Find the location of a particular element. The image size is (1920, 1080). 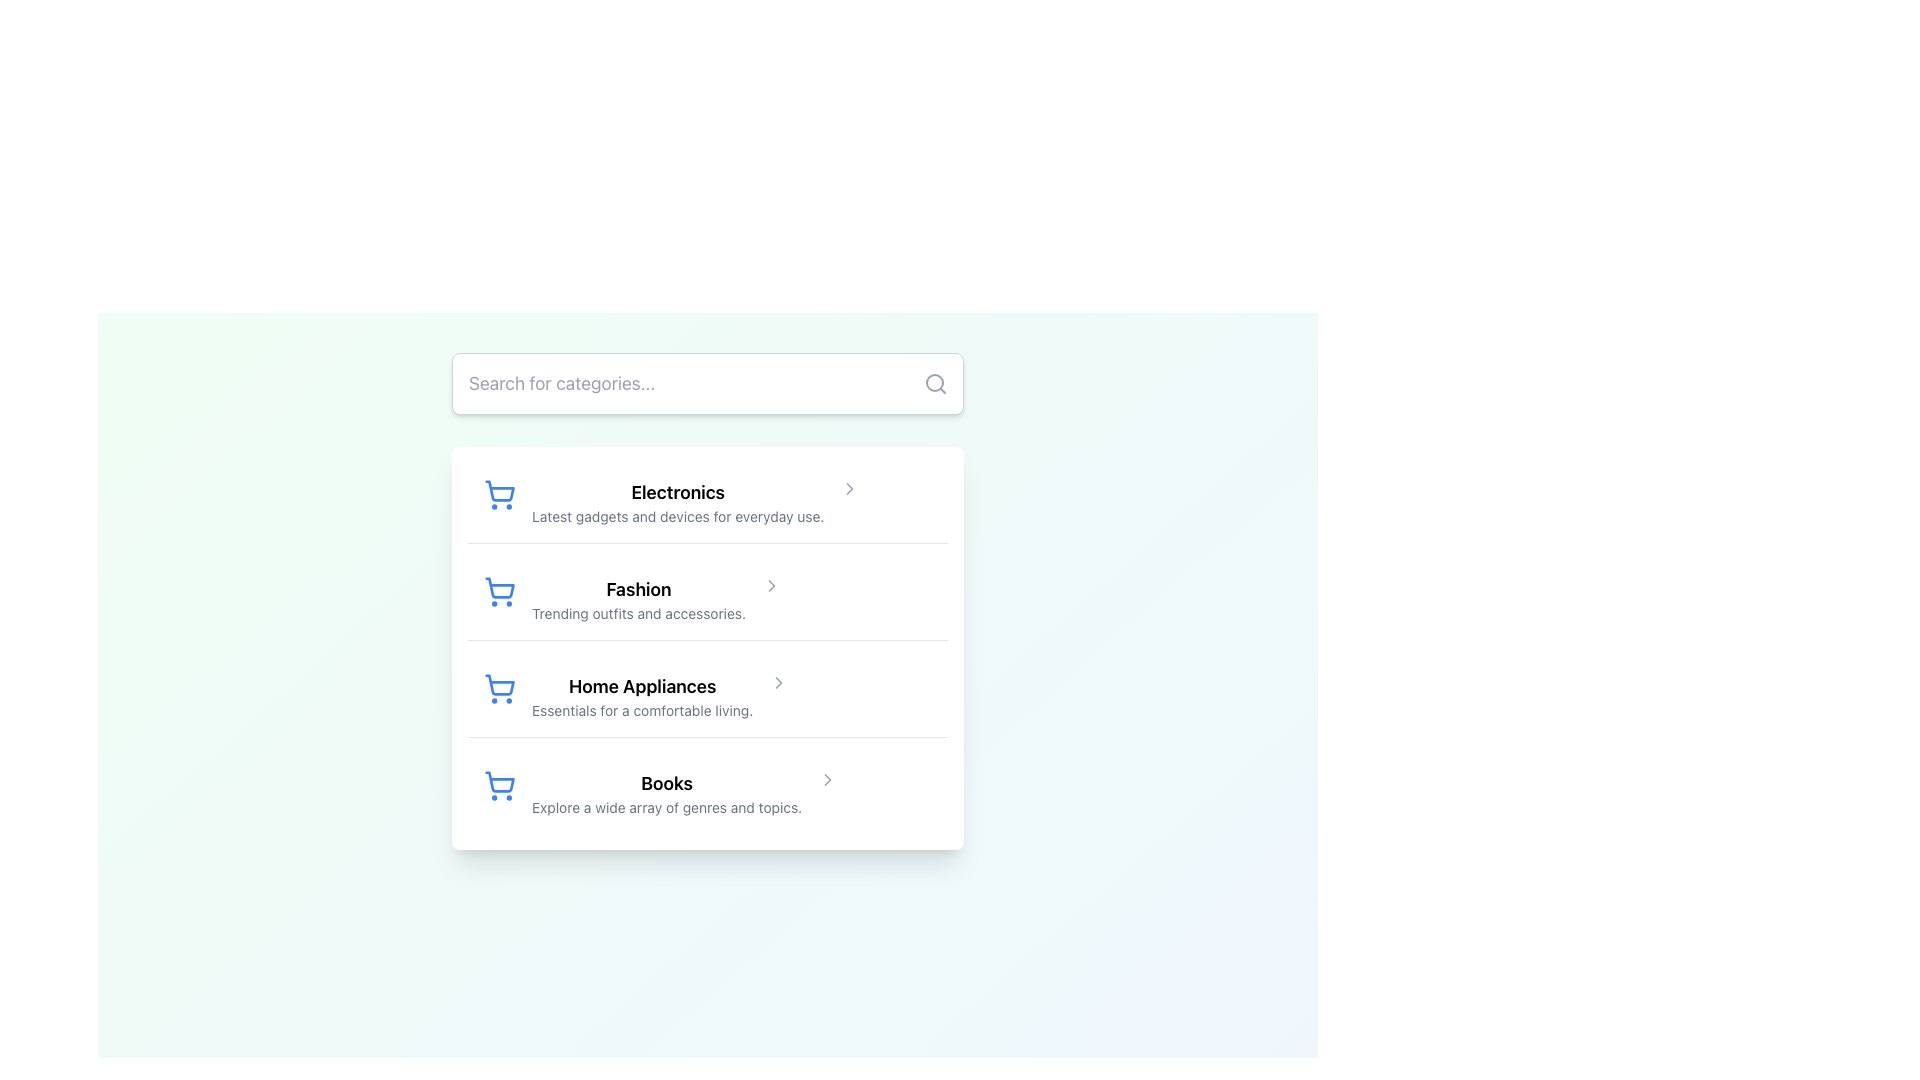

the second List Item representing the 'Fashion' category is located at coordinates (708, 648).